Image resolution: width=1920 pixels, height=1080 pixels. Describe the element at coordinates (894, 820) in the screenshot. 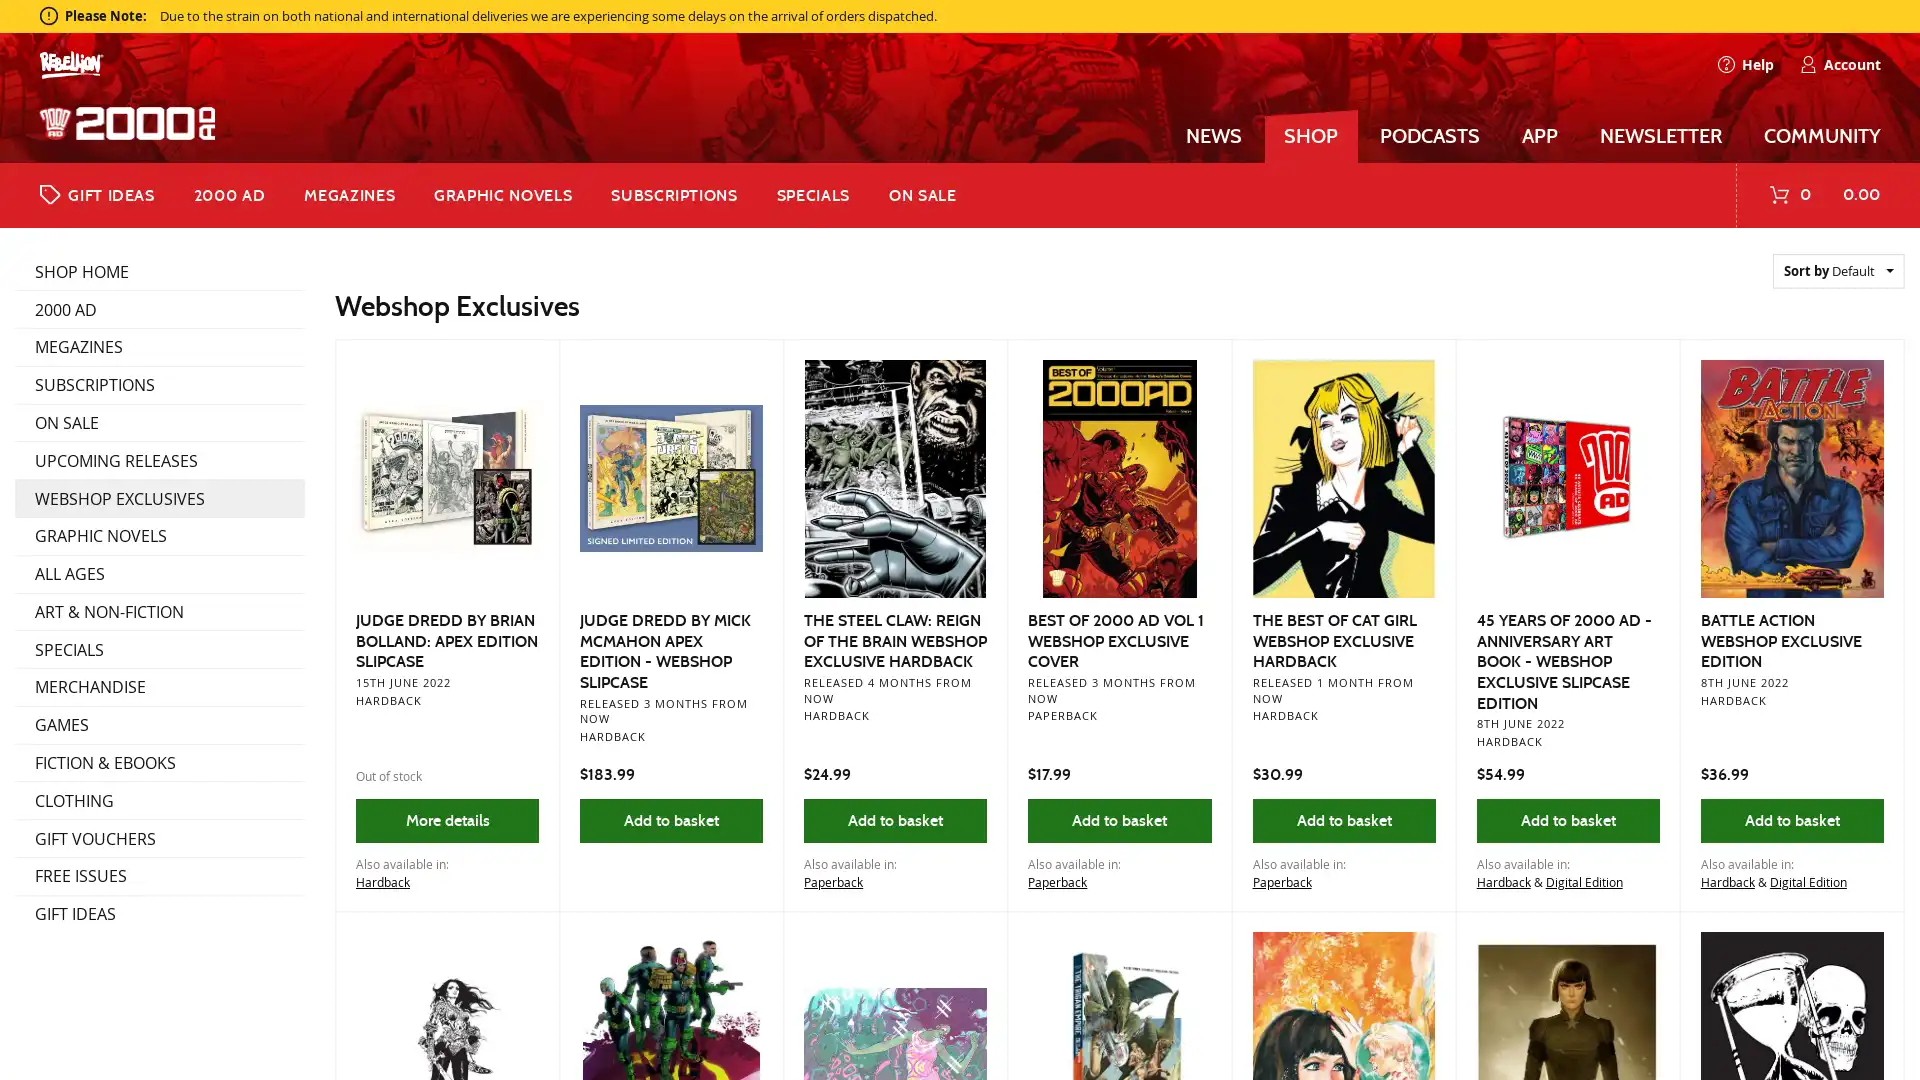

I see `Add to basket` at that location.